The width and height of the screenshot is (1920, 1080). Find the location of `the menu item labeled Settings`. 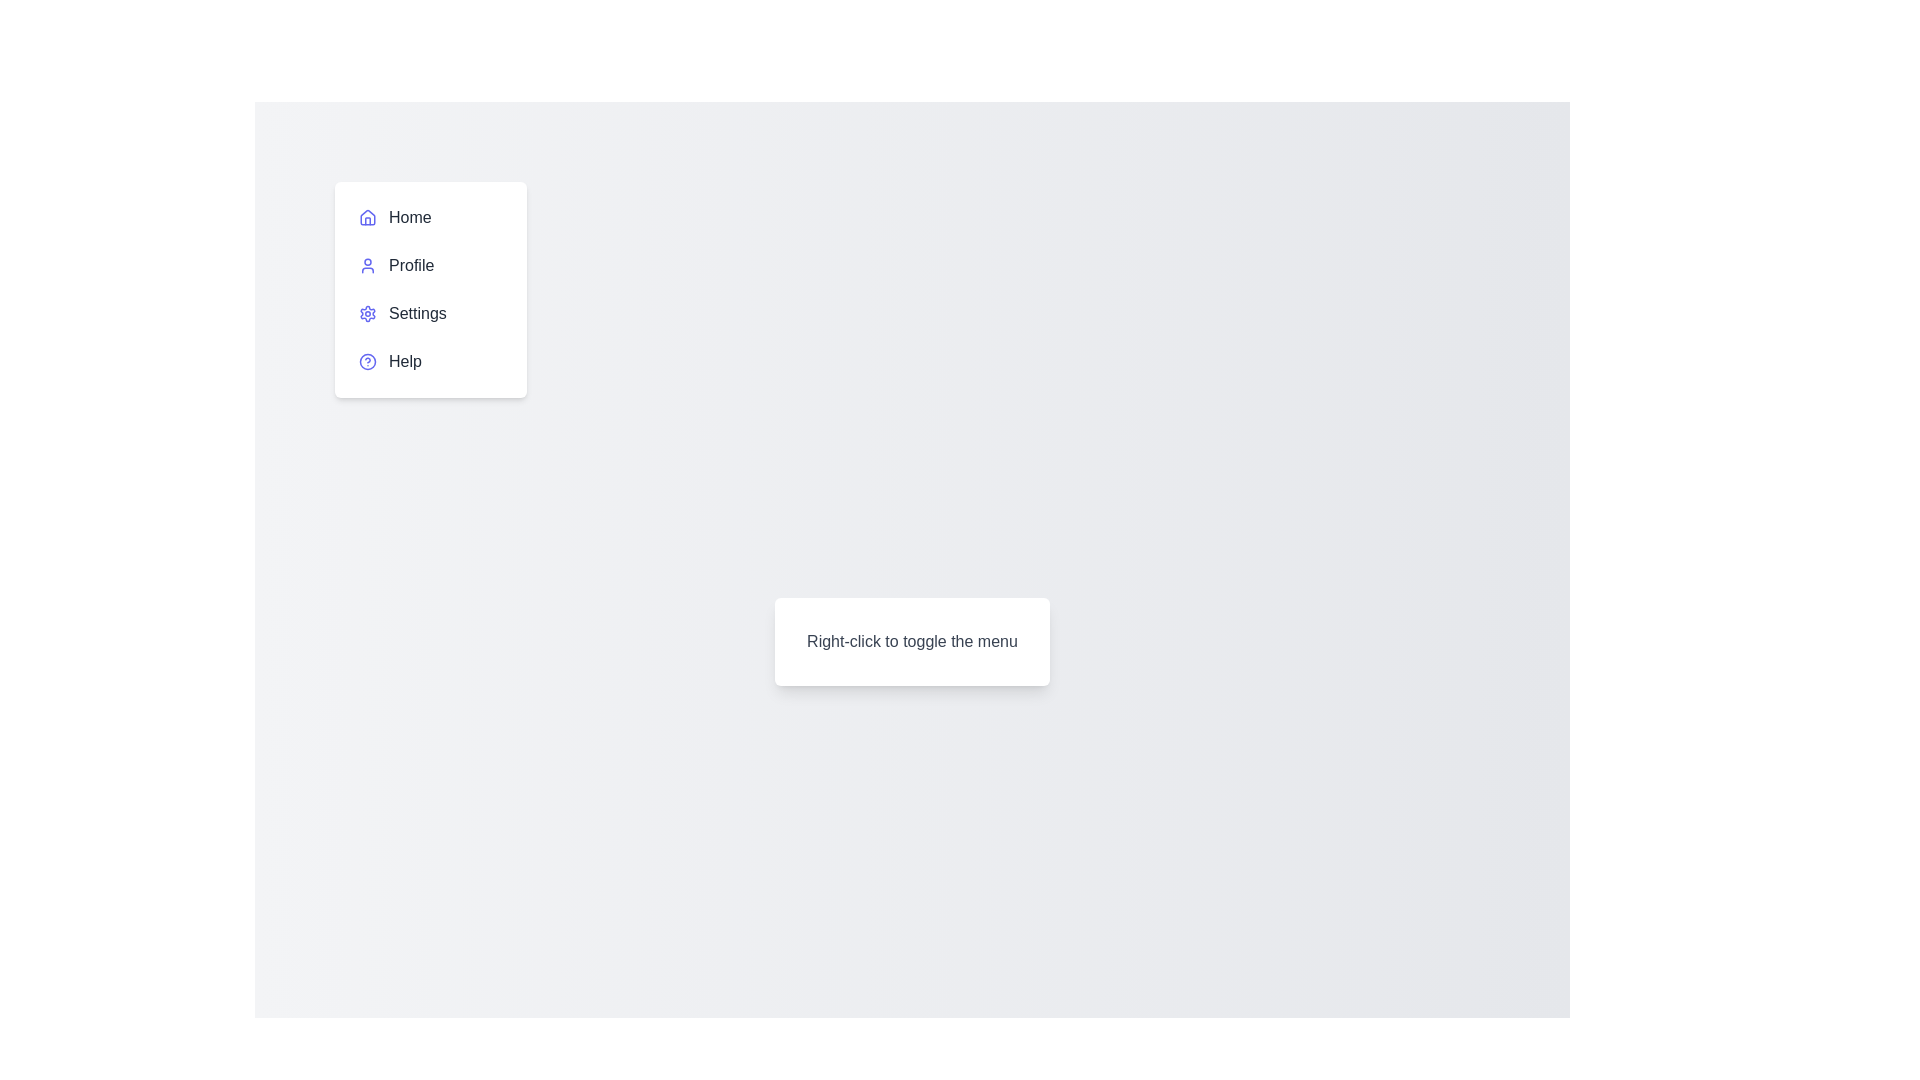

the menu item labeled Settings is located at coordinates (430, 313).